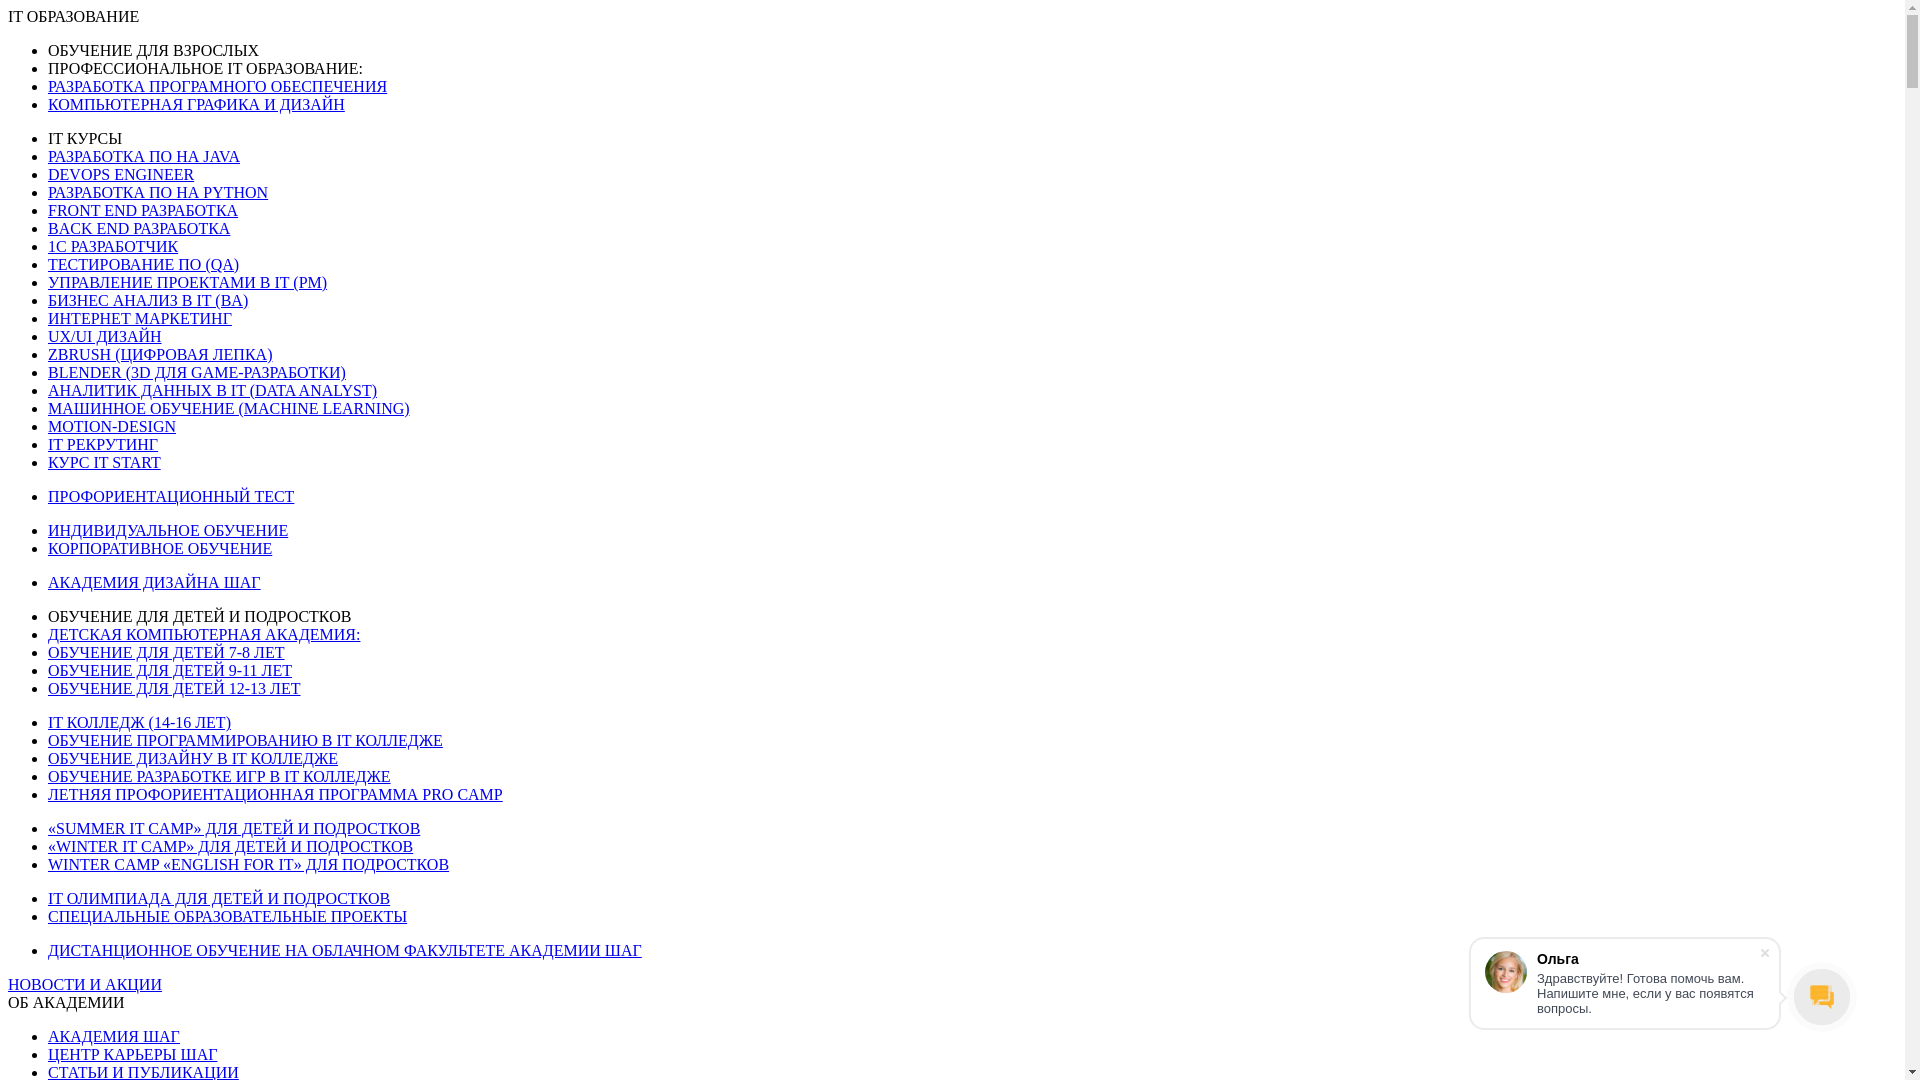 This screenshot has height=1080, width=1920. Describe the element at coordinates (119, 173) in the screenshot. I see `'DEVOPS ENGINEER'` at that location.